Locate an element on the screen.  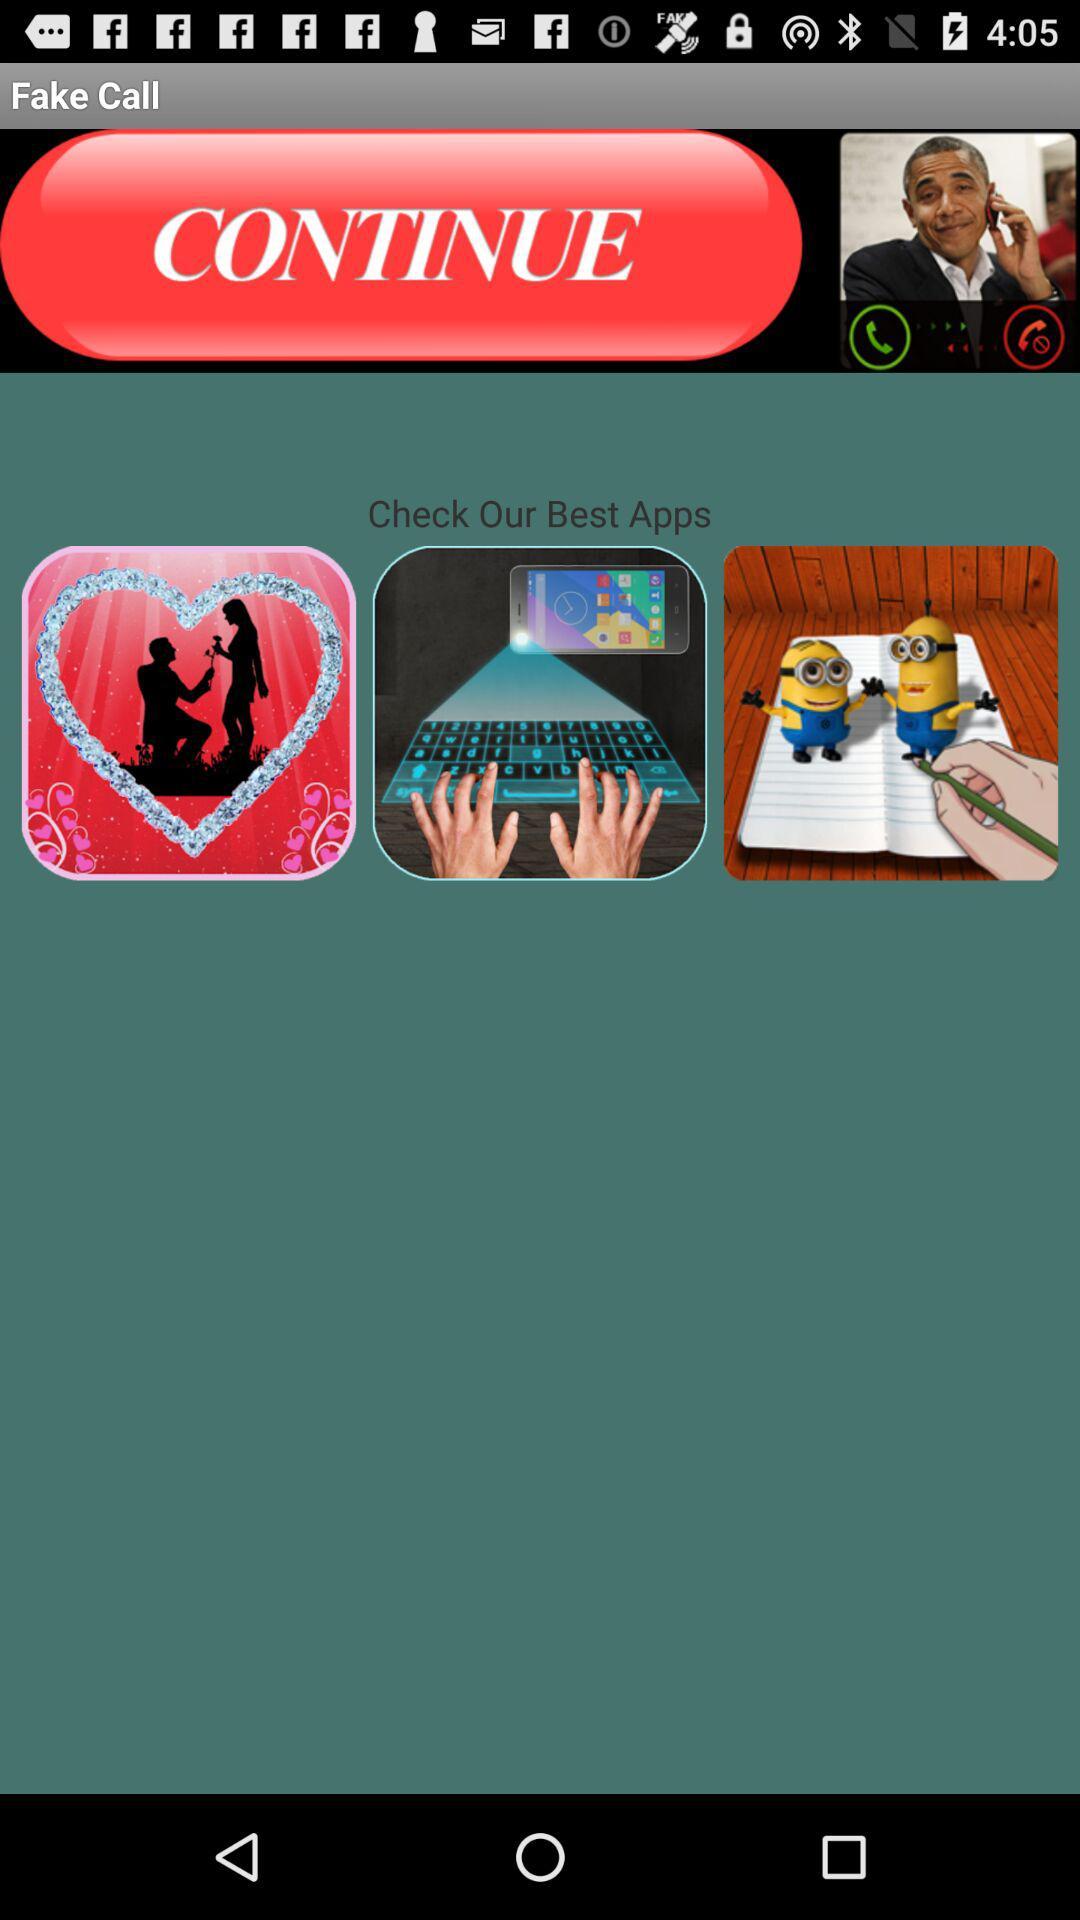
option is located at coordinates (405, 249).